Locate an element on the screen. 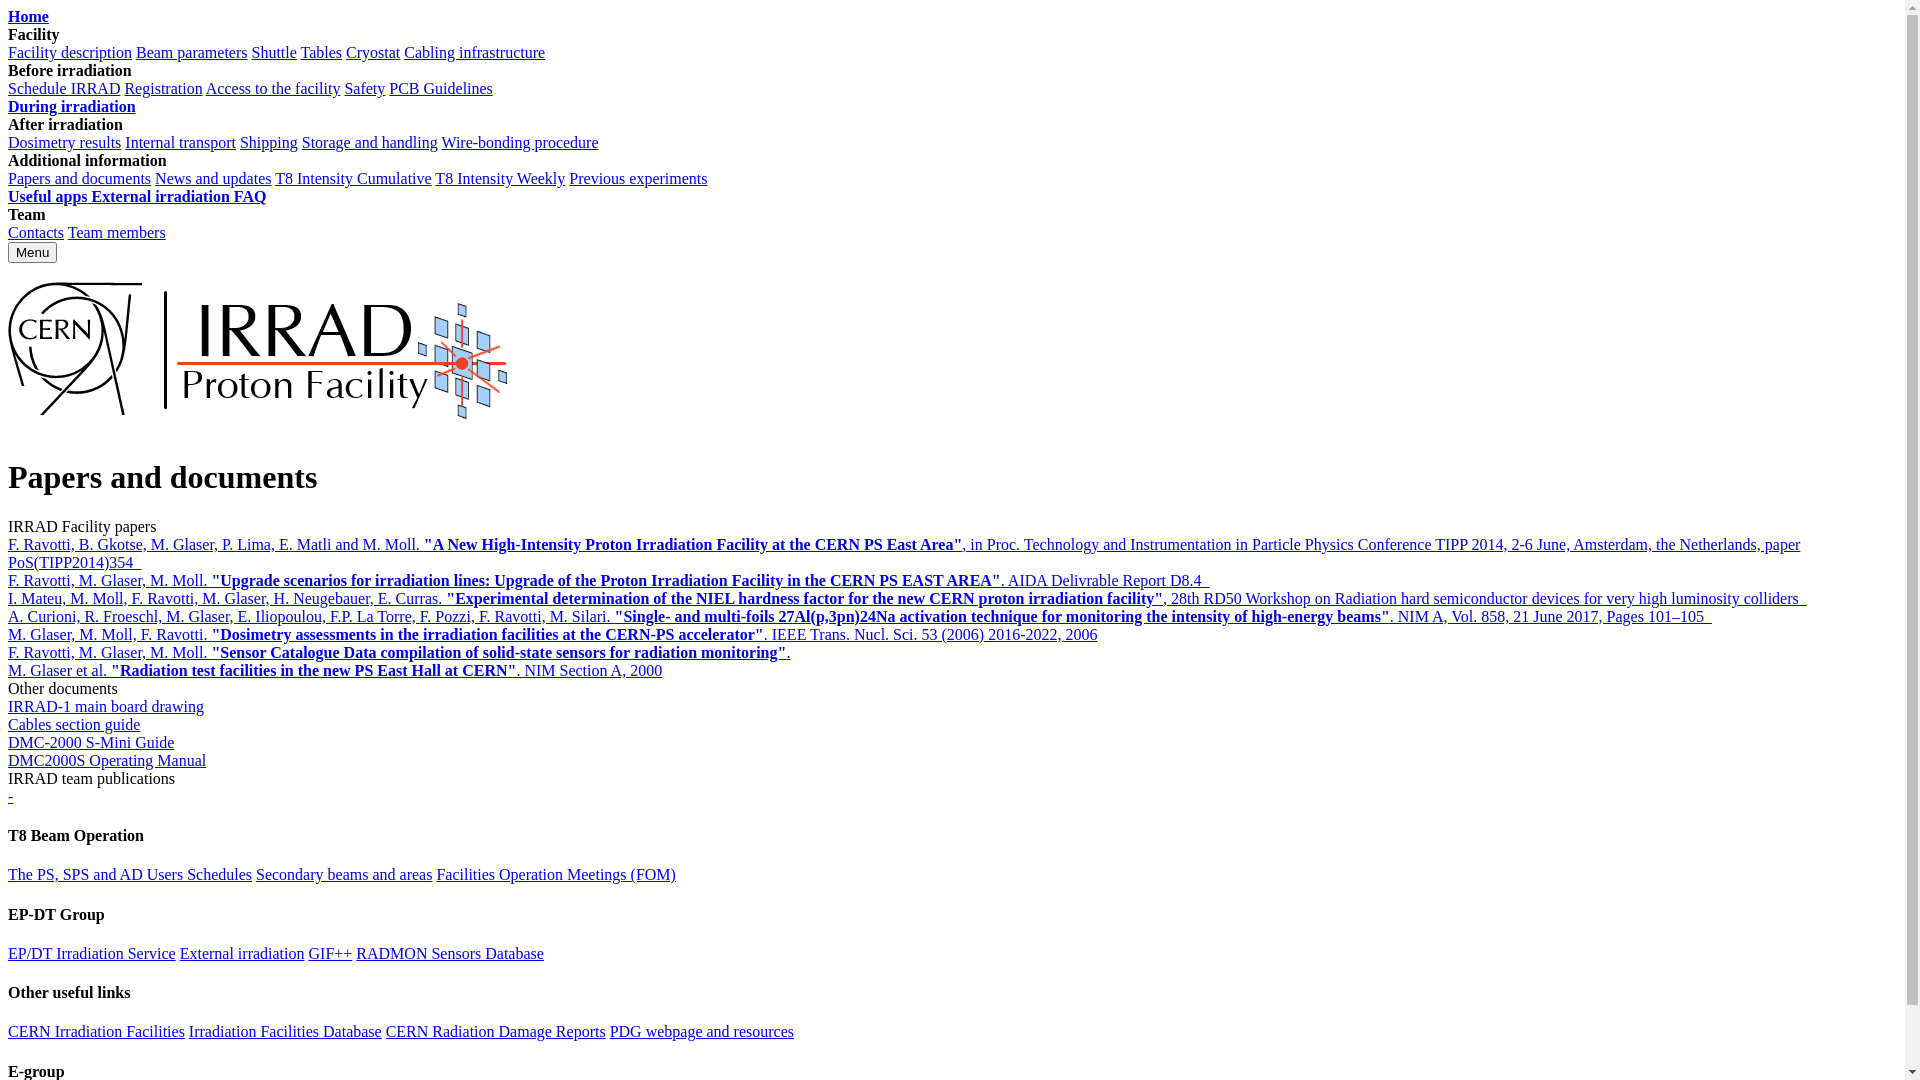 Image resolution: width=1920 pixels, height=1080 pixels. 'Useful apps' is located at coordinates (8, 196).